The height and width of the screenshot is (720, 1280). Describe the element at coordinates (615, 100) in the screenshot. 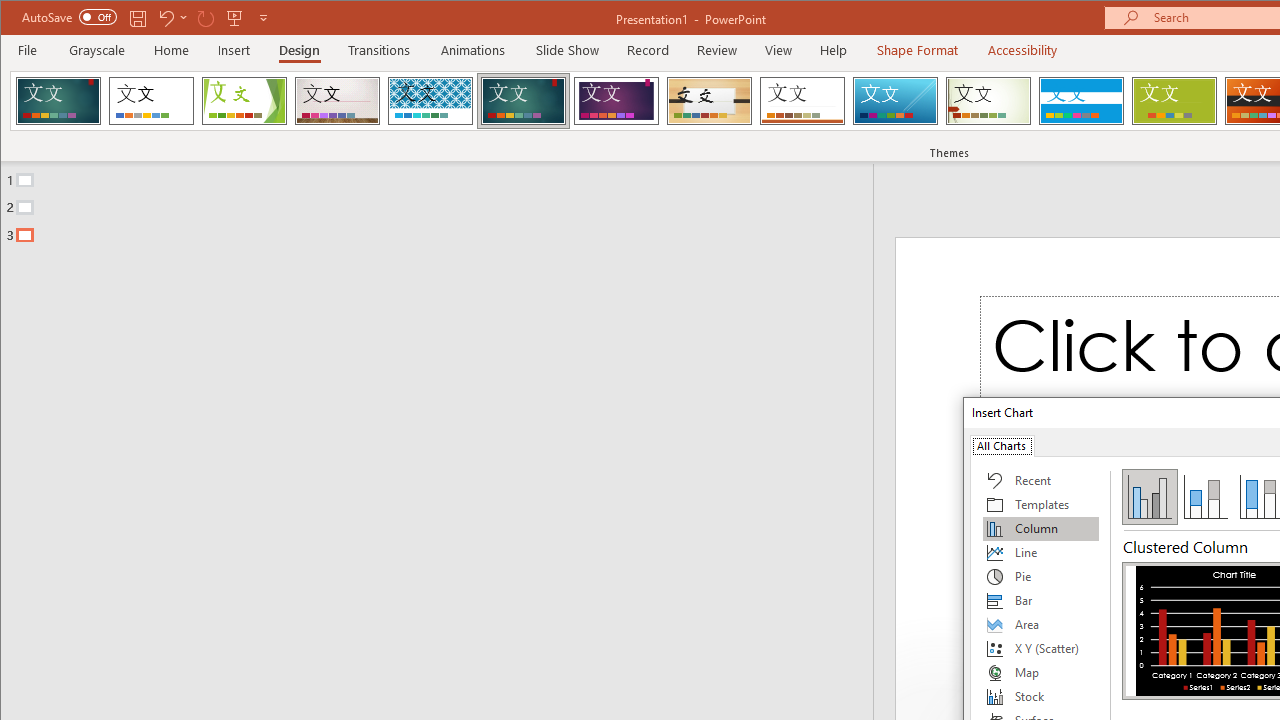

I see `'Ion Boardroom'` at that location.